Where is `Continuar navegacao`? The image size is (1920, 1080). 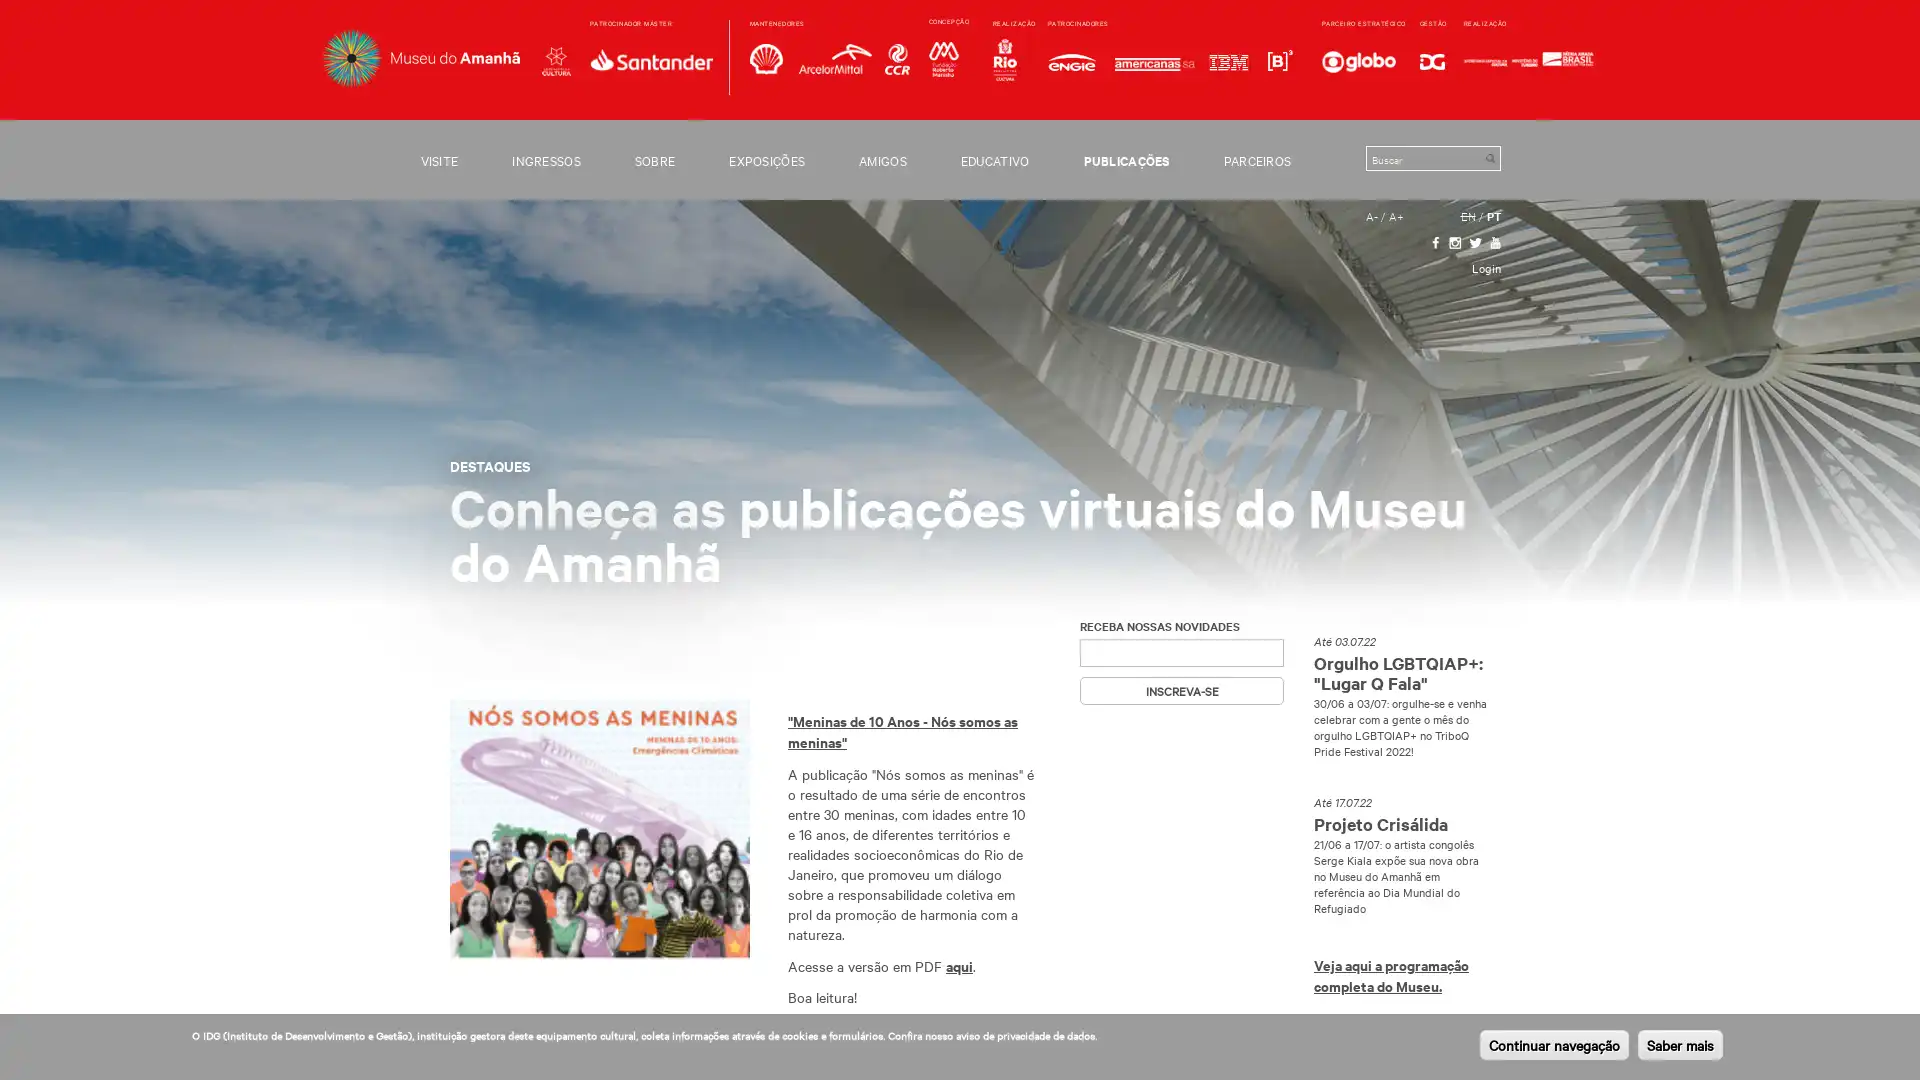
Continuar navegacao is located at coordinates (1553, 1044).